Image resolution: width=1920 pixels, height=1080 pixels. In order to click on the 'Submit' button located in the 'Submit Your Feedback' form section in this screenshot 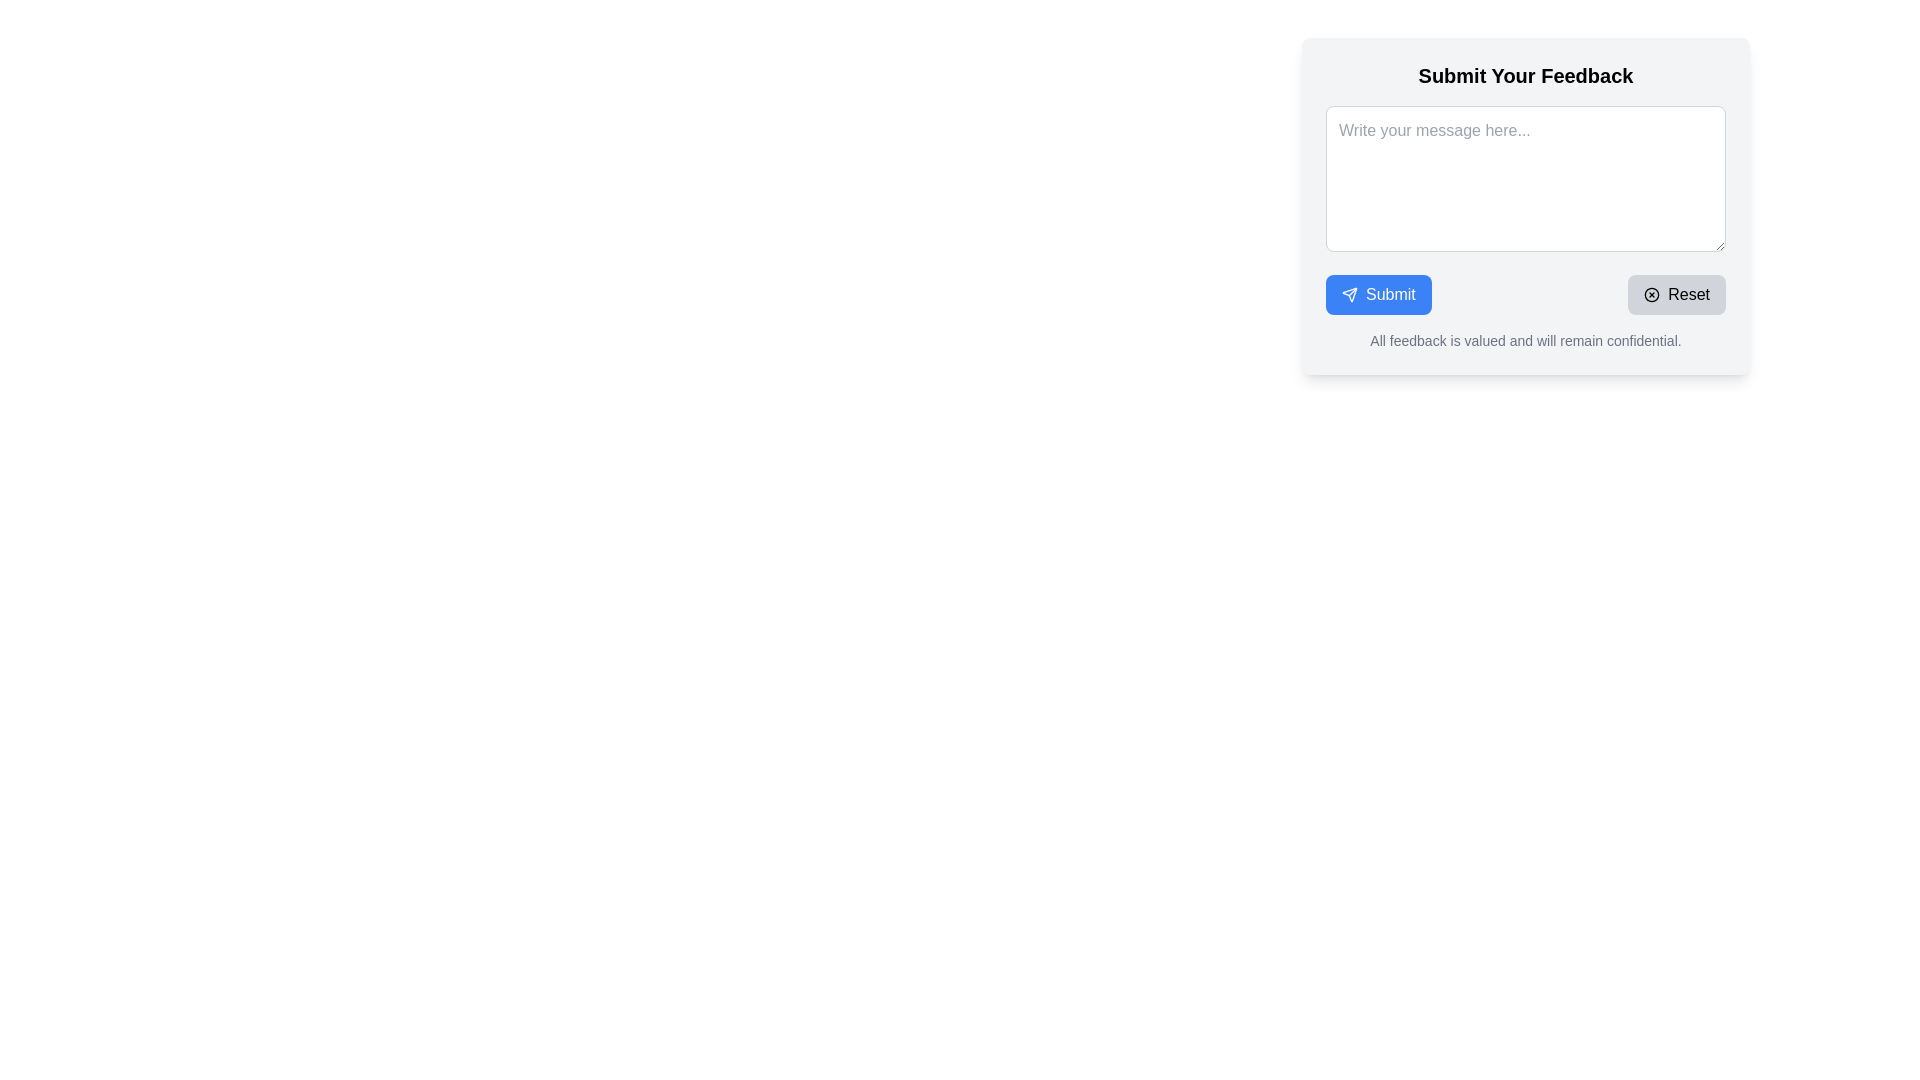, I will do `click(1377, 294)`.